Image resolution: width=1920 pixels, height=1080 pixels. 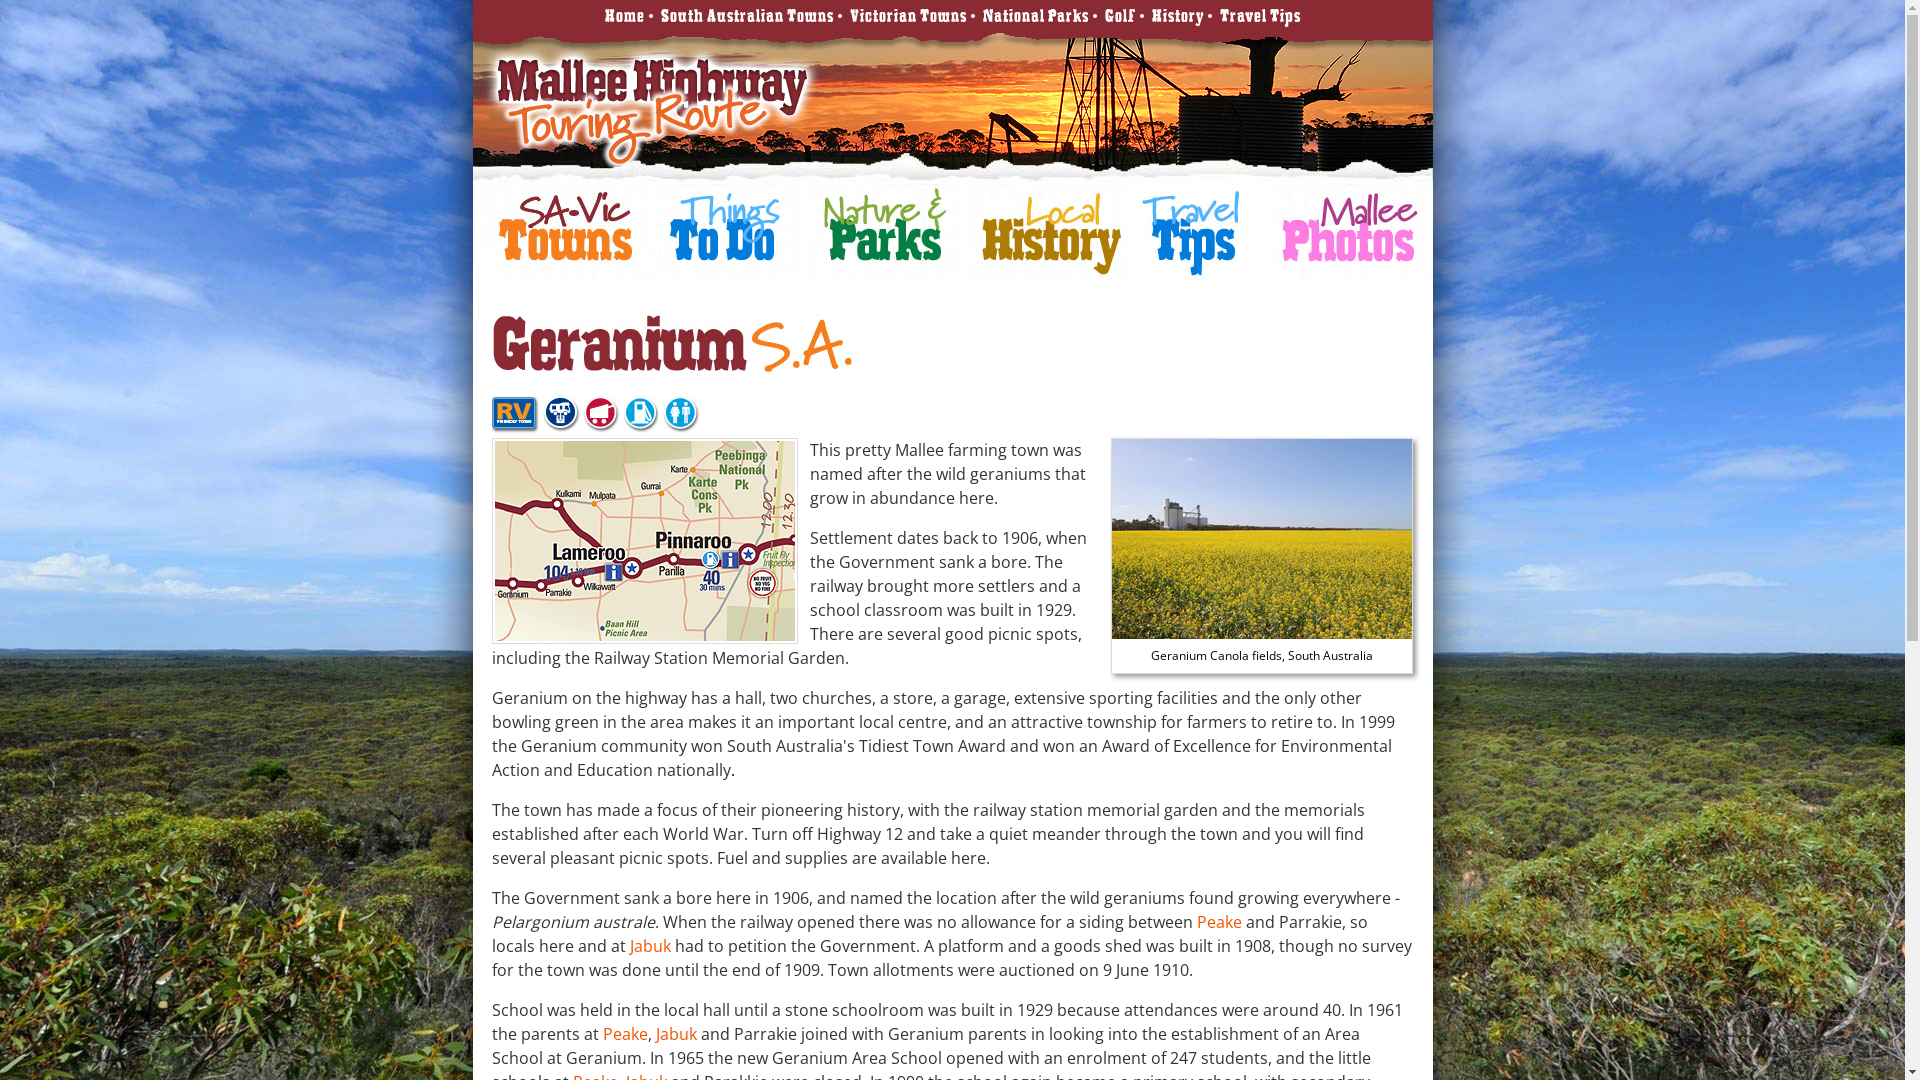 What do you see at coordinates (1196, 921) in the screenshot?
I see `'Peake'` at bounding box center [1196, 921].